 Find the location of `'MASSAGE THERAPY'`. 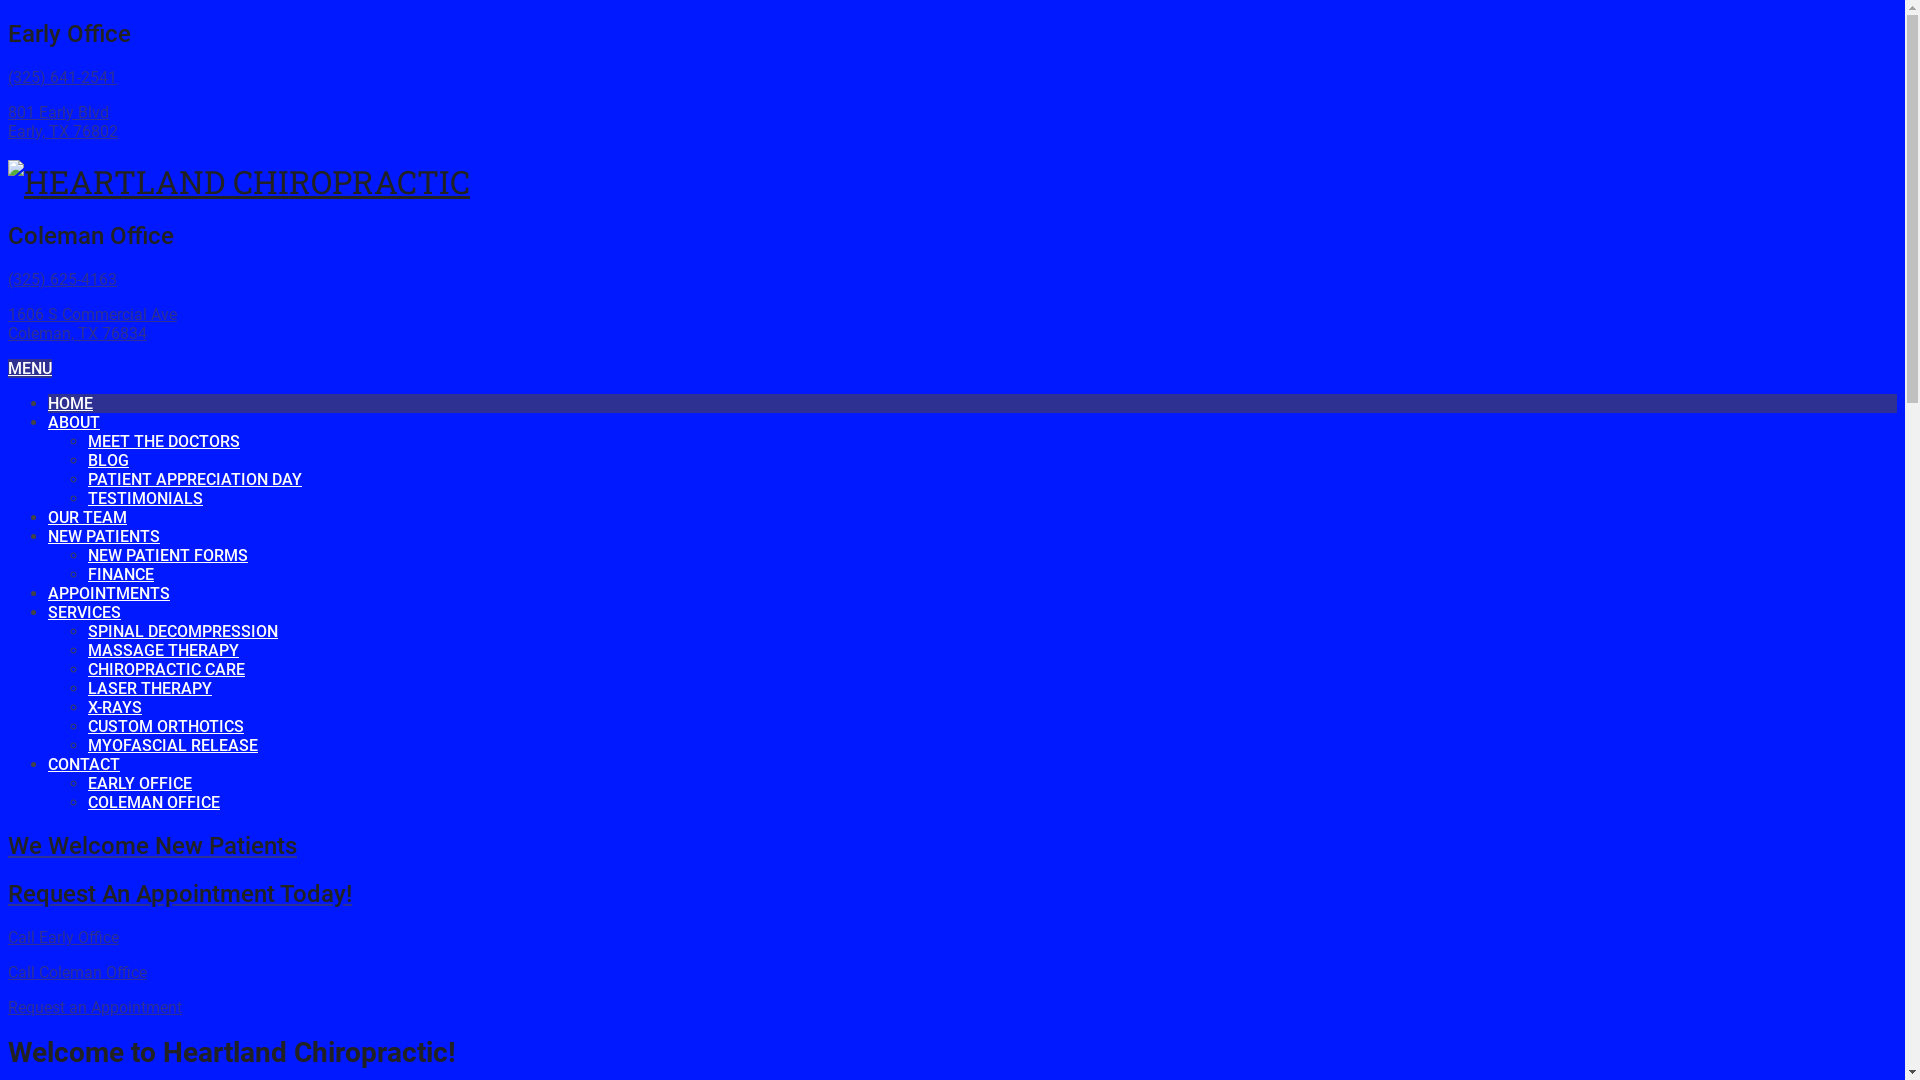

'MASSAGE THERAPY' is located at coordinates (86, 650).